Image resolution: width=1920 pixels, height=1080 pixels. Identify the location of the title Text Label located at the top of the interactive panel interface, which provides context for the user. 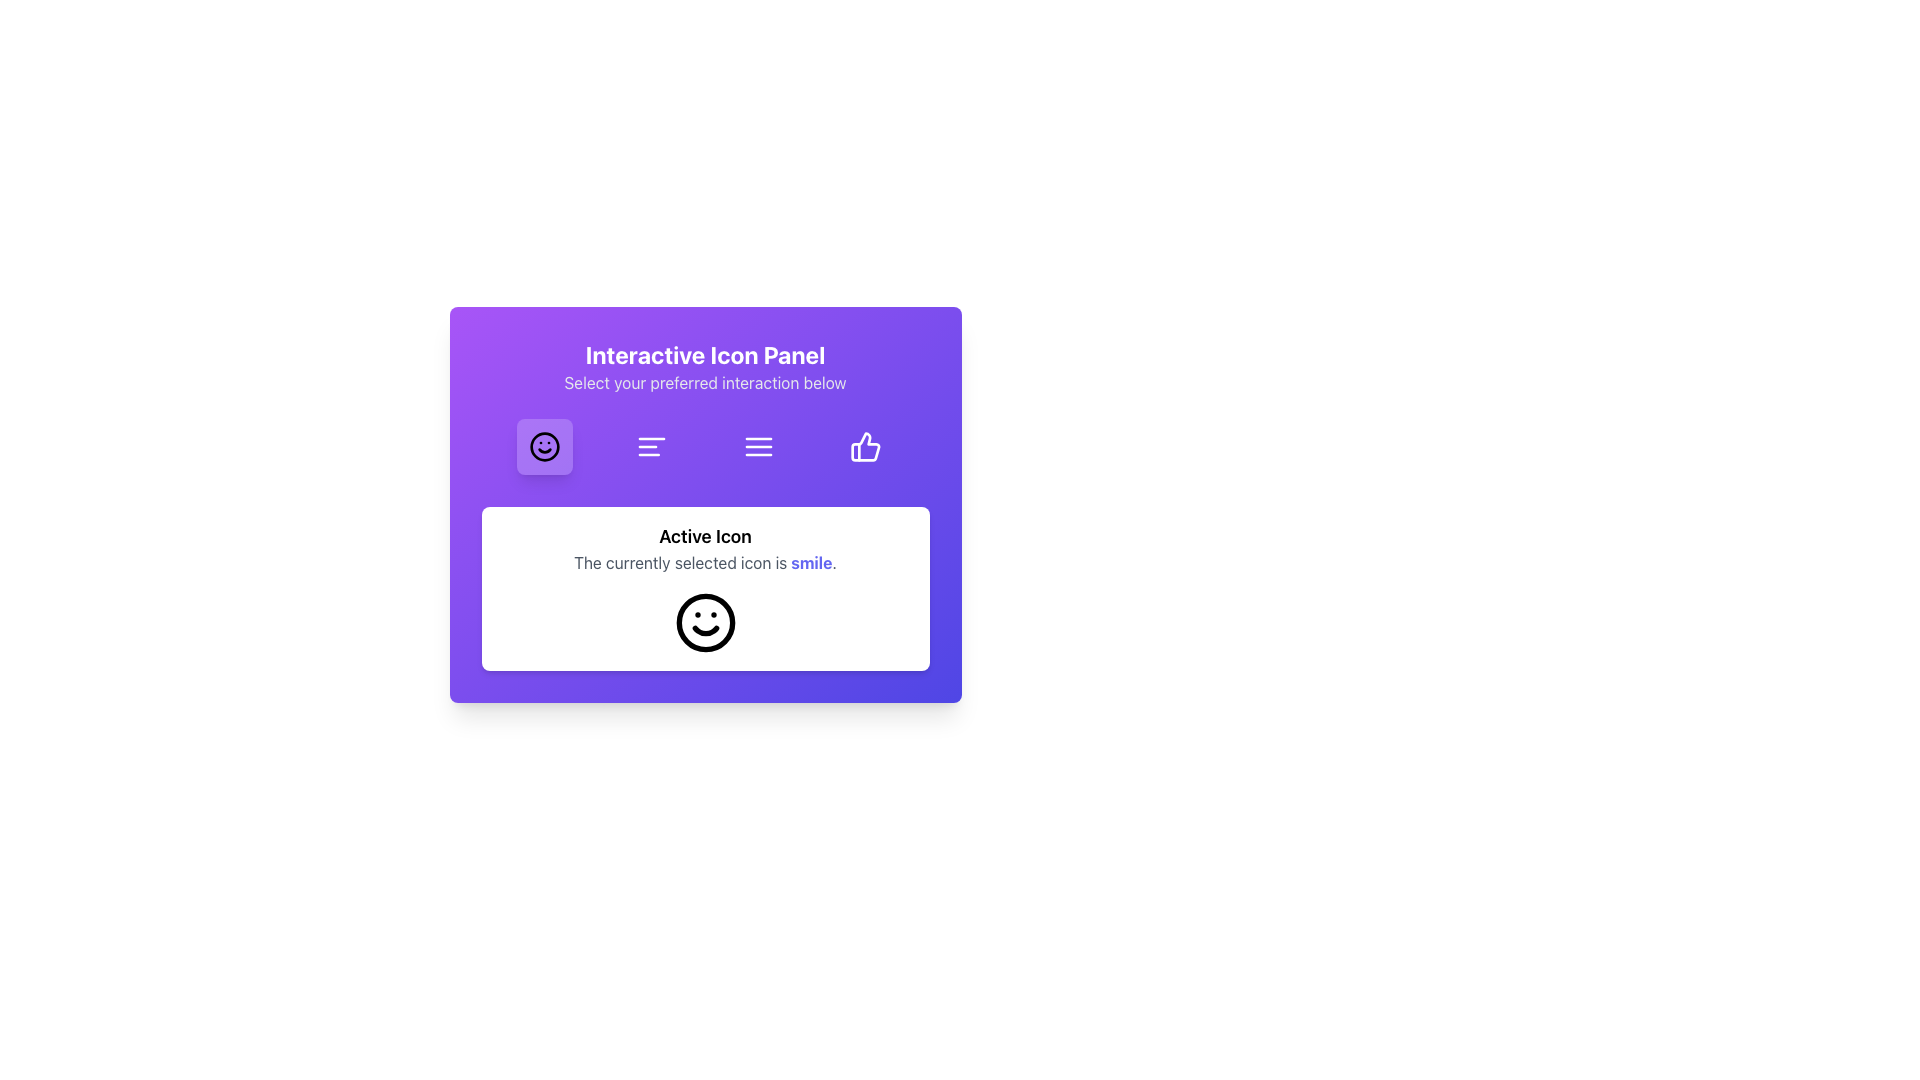
(705, 353).